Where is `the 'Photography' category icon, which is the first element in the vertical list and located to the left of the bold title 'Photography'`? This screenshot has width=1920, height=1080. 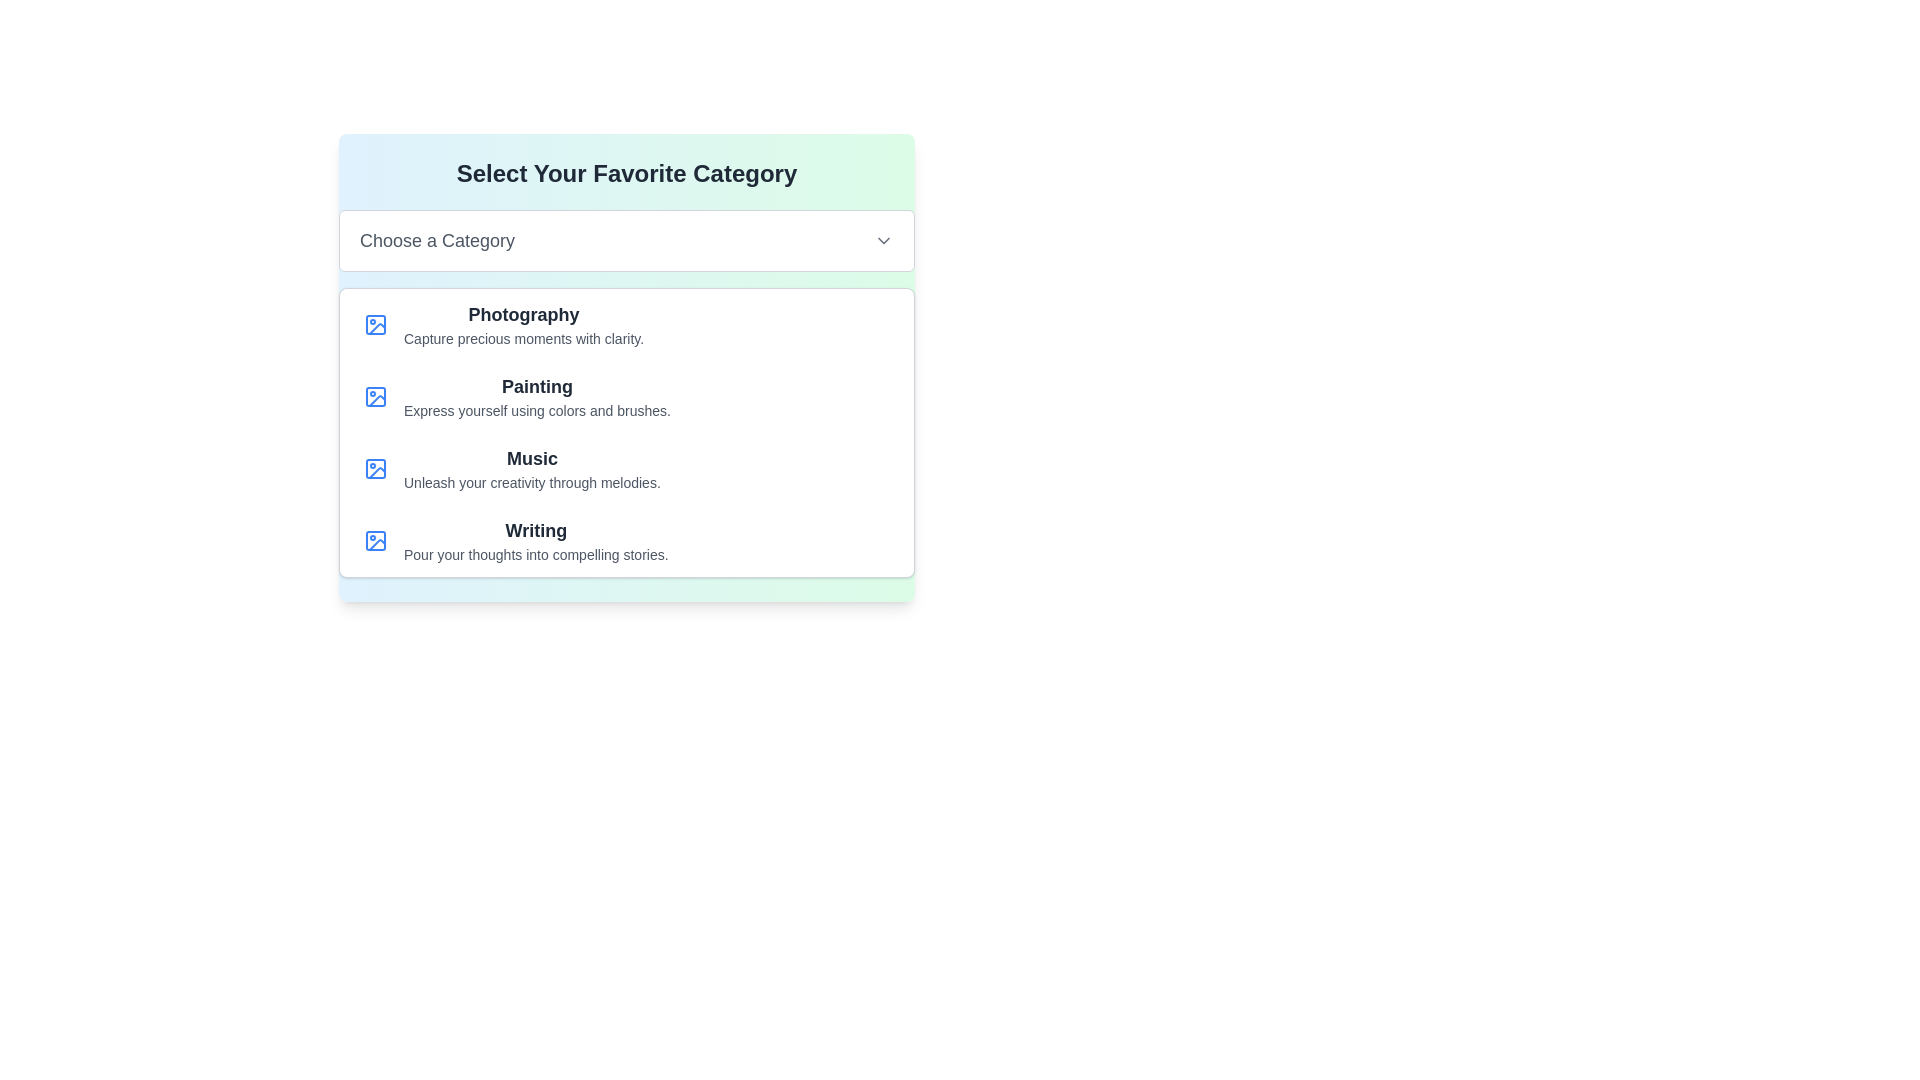
the 'Photography' category icon, which is the first element in the vertical list and located to the left of the bold title 'Photography' is located at coordinates (375, 323).